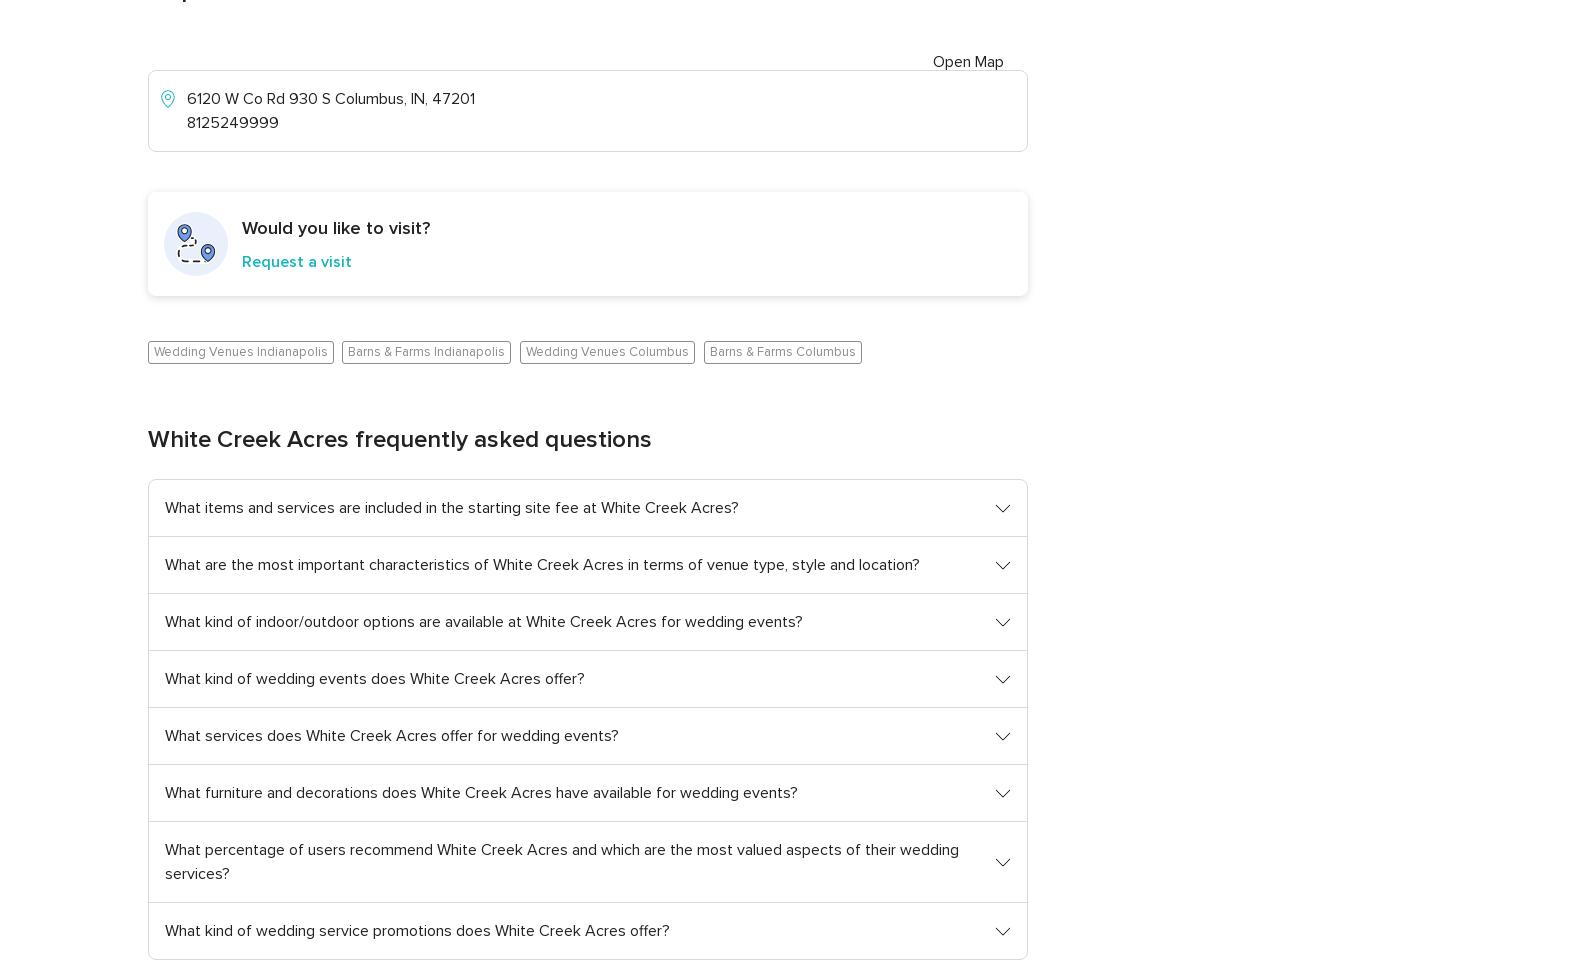 The height and width of the screenshot is (971, 1591). Describe the element at coordinates (781, 351) in the screenshot. I see `'Barns & Farms Columbus'` at that location.